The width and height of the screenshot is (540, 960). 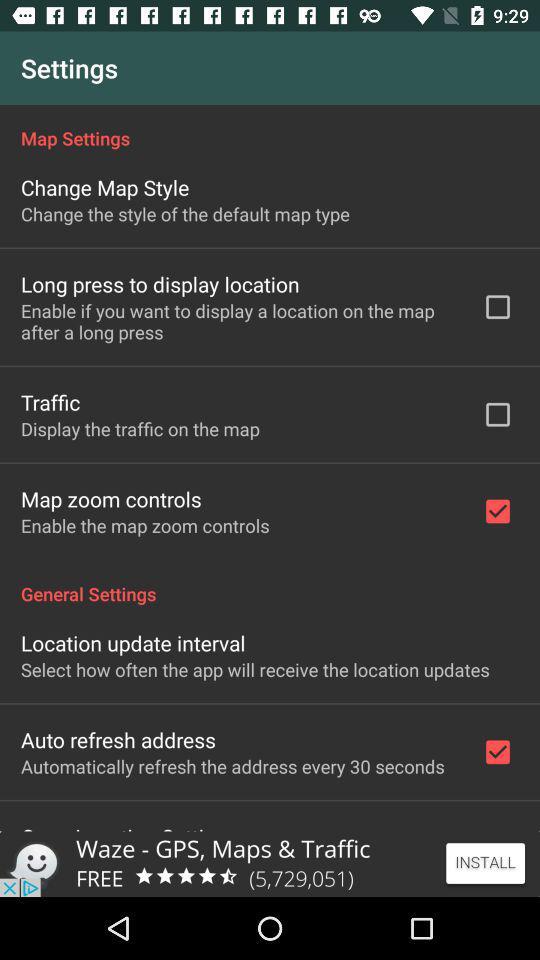 I want to click on open advertisement, so click(x=270, y=863).